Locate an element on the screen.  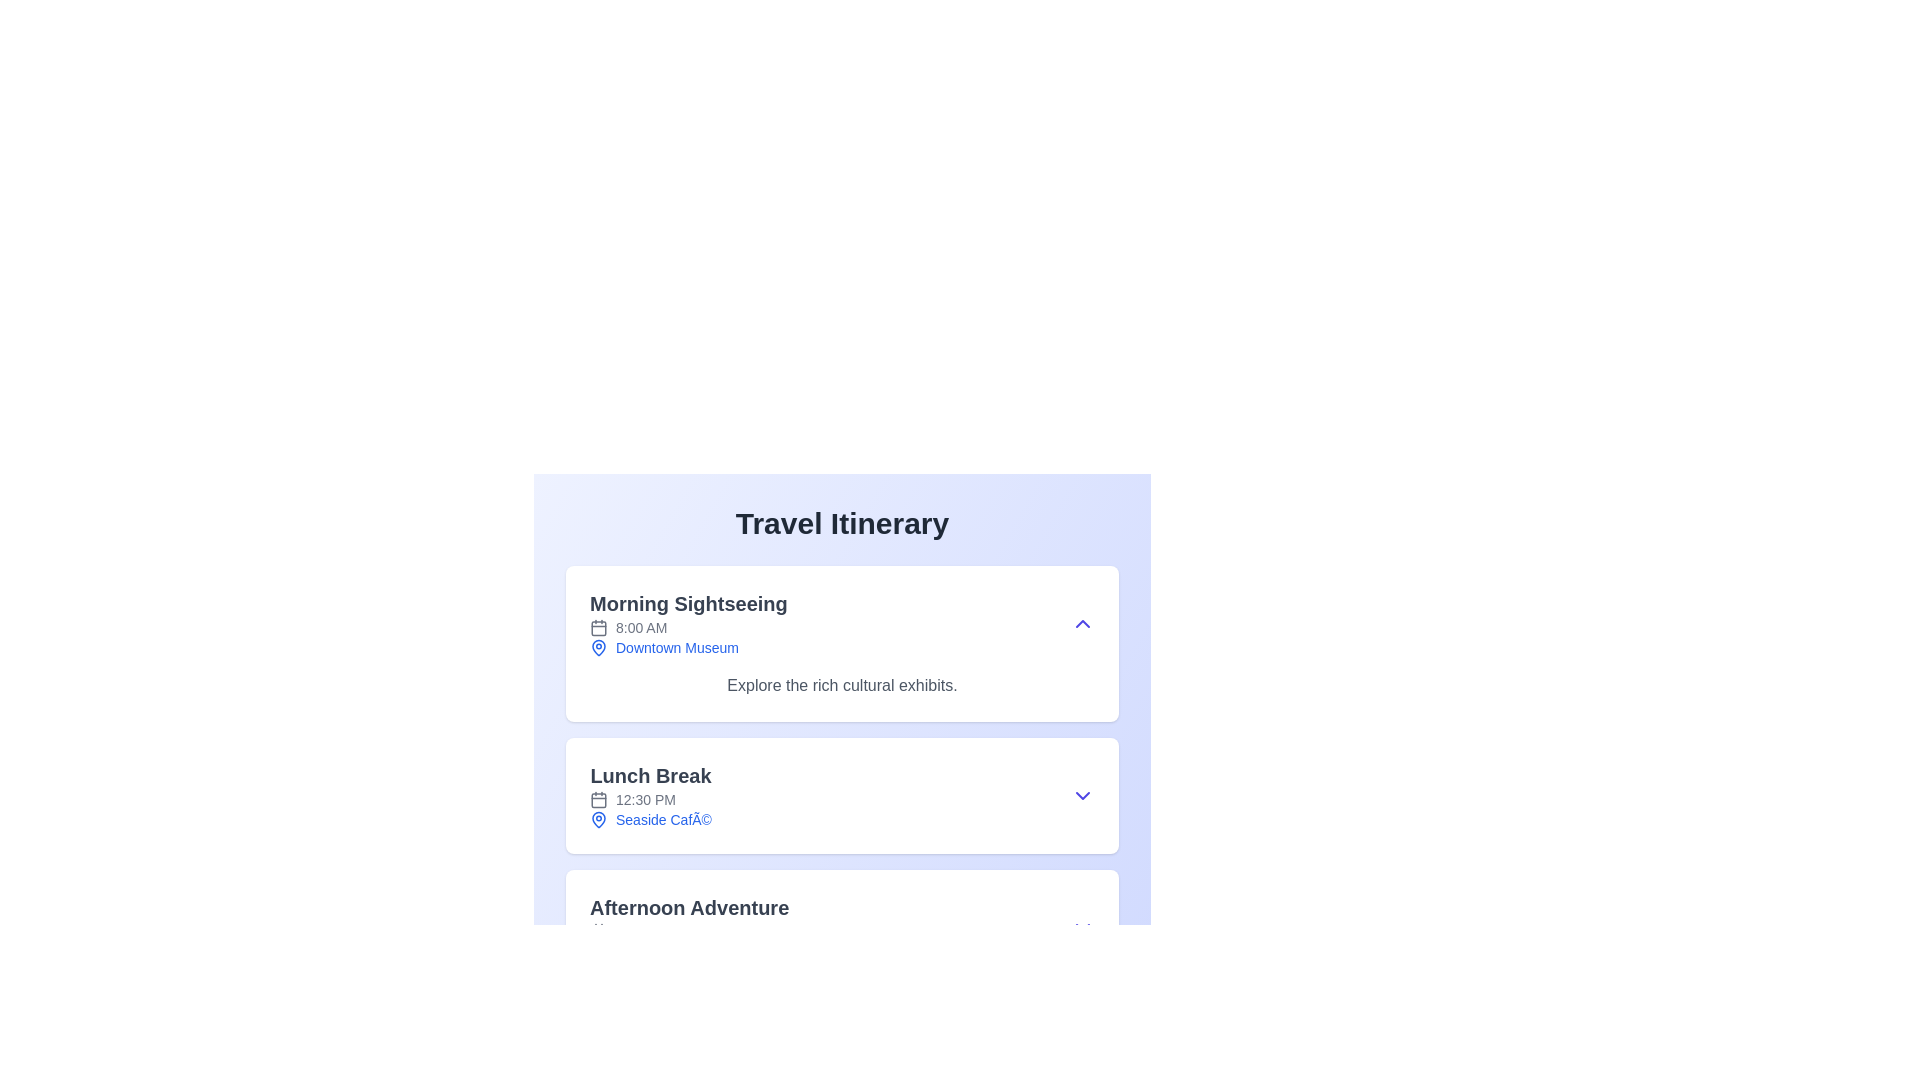
the calendar icon located in the 'Morning Sightseeing' section of the 'Travel Itinerary' interface, which is styled in gray and positioned to the left of the text '8:00 AM' is located at coordinates (598, 627).